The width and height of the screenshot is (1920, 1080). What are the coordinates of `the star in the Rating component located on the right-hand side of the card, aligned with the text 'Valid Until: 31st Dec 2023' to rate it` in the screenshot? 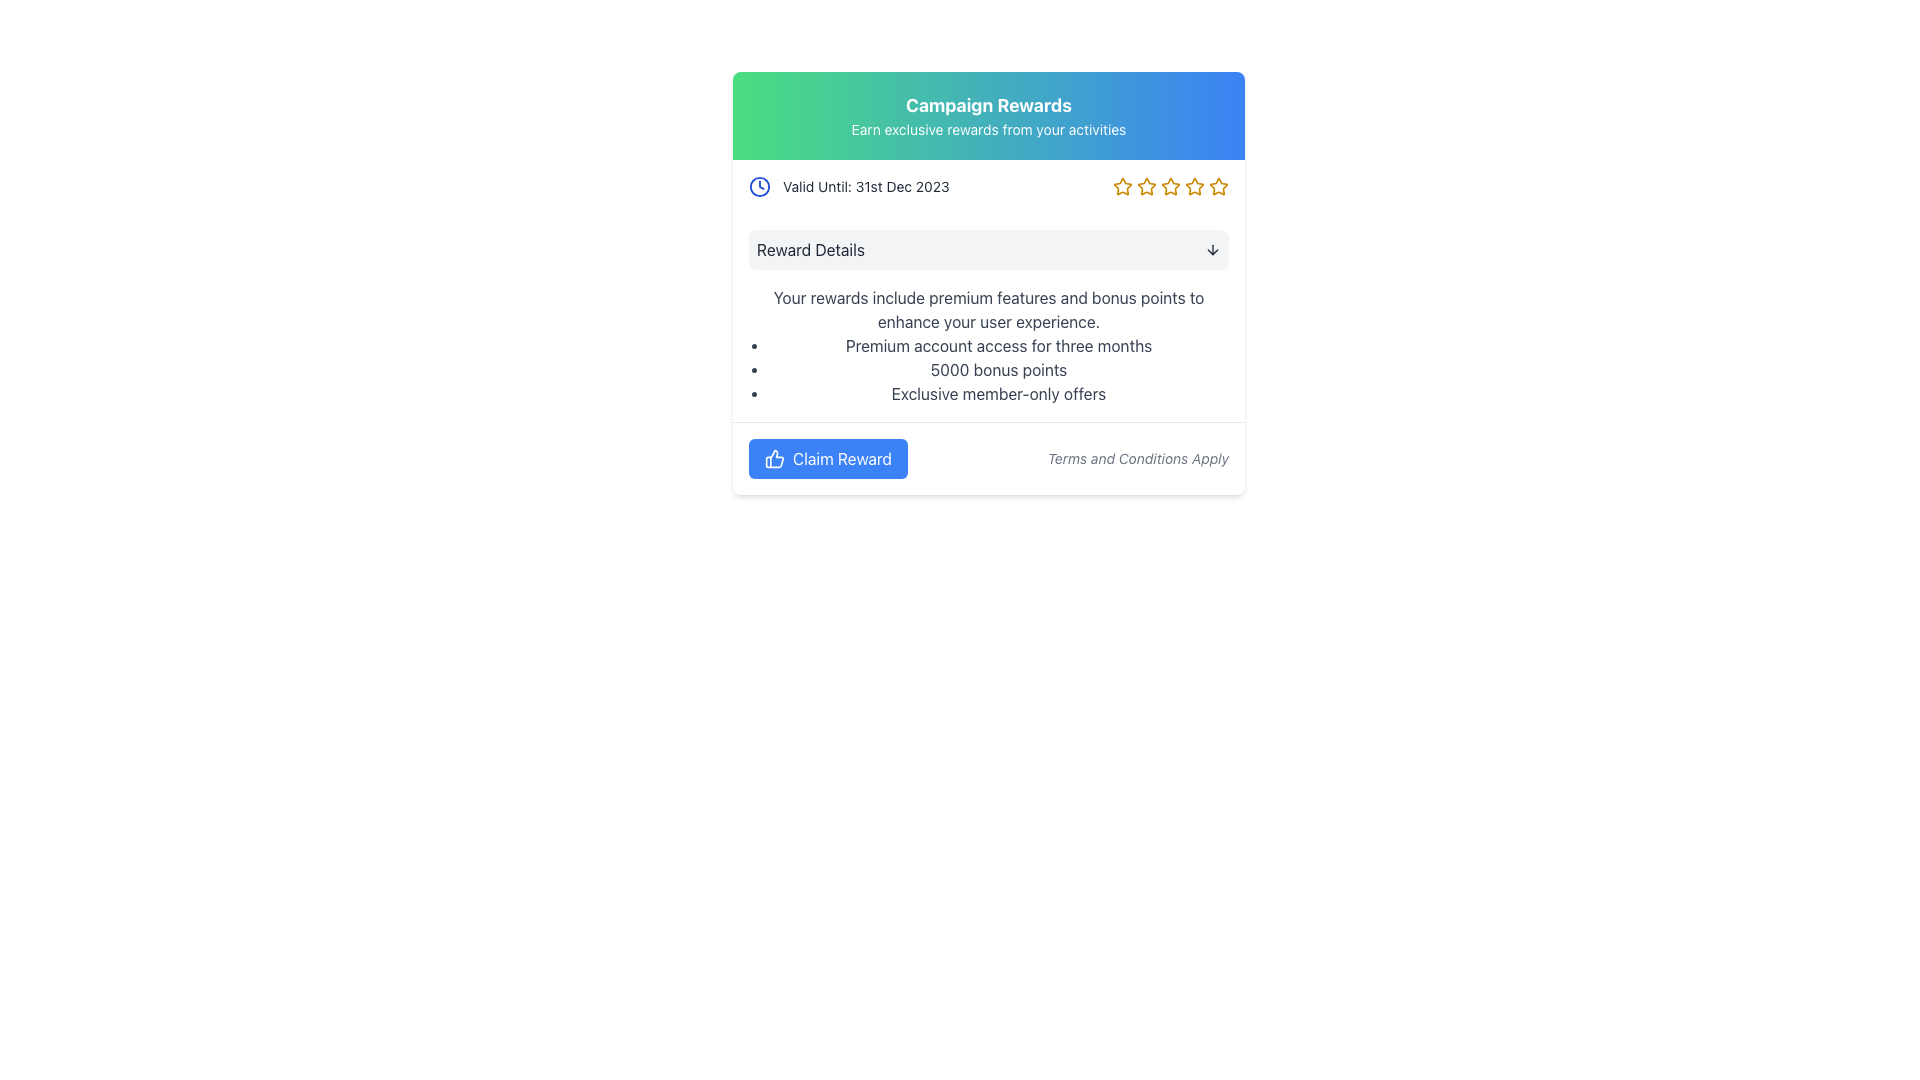 It's located at (1171, 186).